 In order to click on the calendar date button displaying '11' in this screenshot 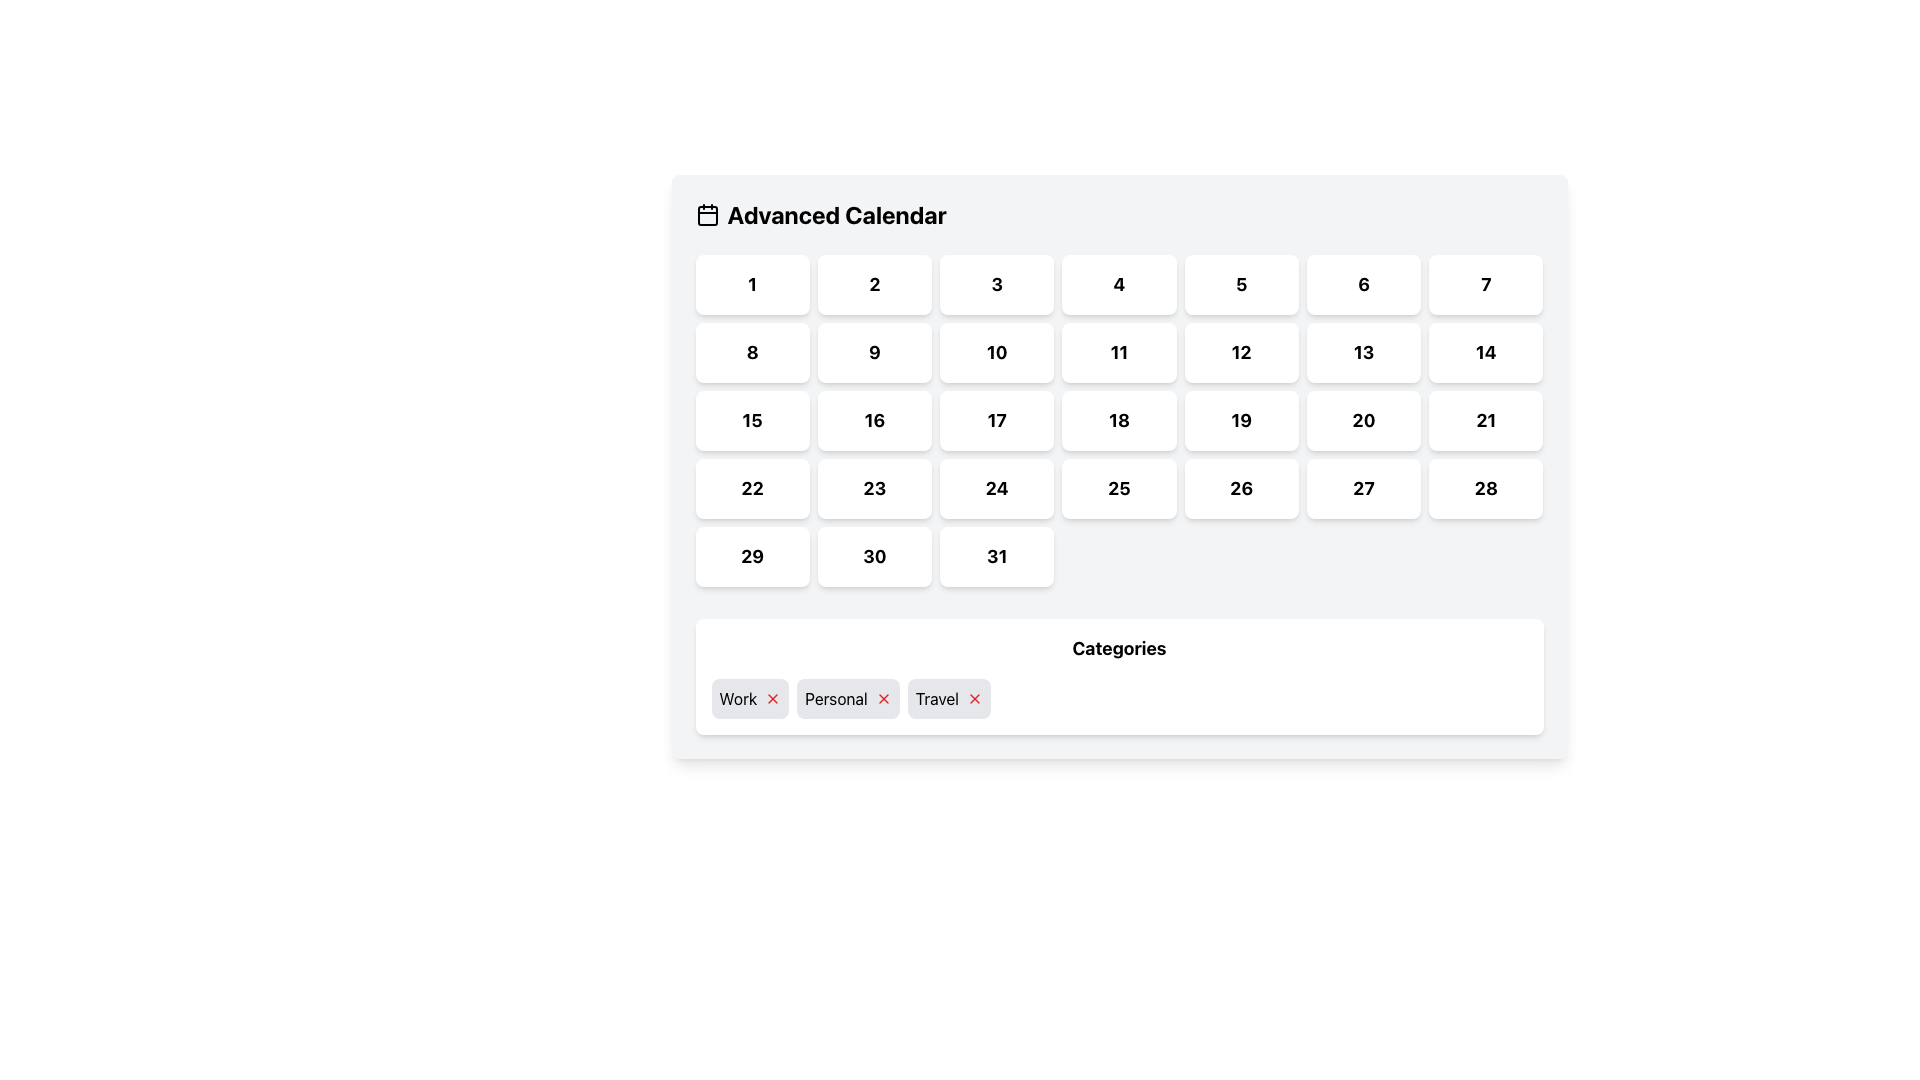, I will do `click(1118, 352)`.